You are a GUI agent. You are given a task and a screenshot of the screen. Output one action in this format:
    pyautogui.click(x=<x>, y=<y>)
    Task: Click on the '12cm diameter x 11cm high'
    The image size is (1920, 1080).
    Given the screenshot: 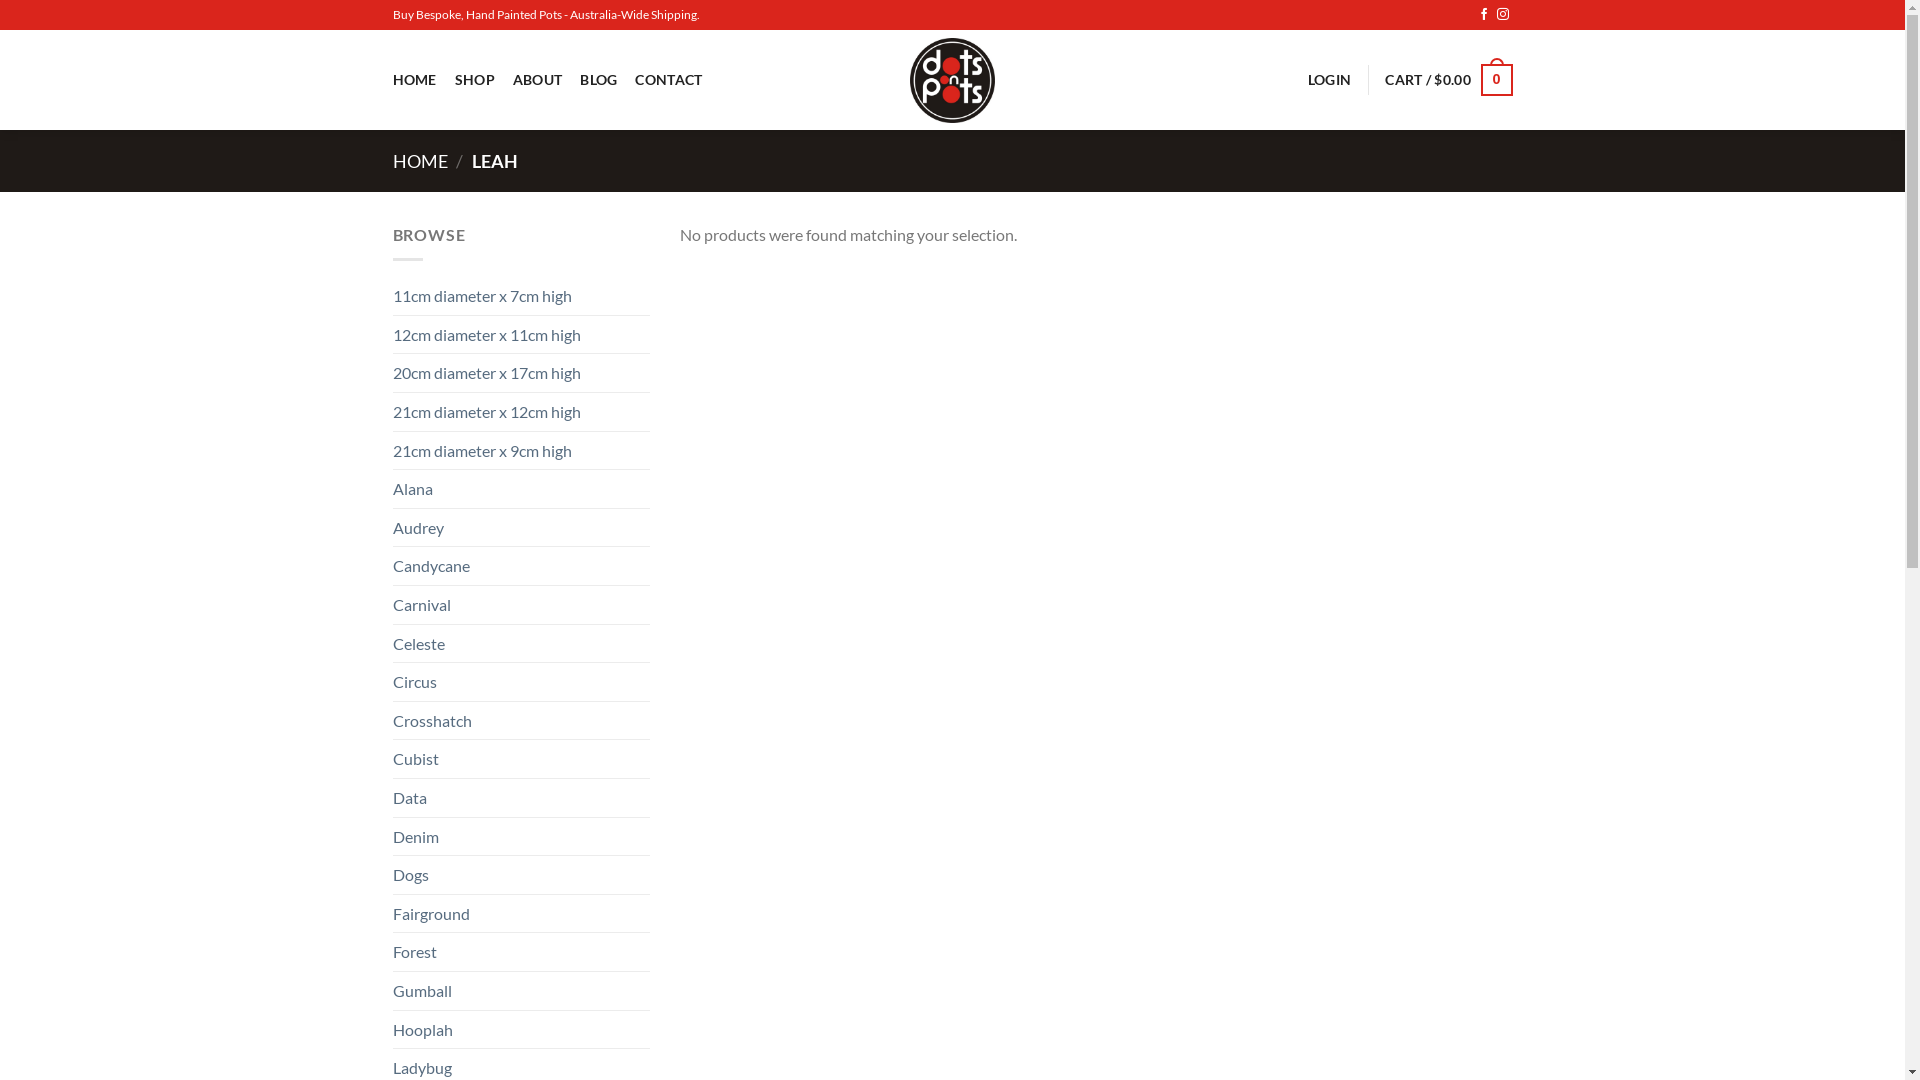 What is the action you would take?
    pyautogui.click(x=521, y=334)
    